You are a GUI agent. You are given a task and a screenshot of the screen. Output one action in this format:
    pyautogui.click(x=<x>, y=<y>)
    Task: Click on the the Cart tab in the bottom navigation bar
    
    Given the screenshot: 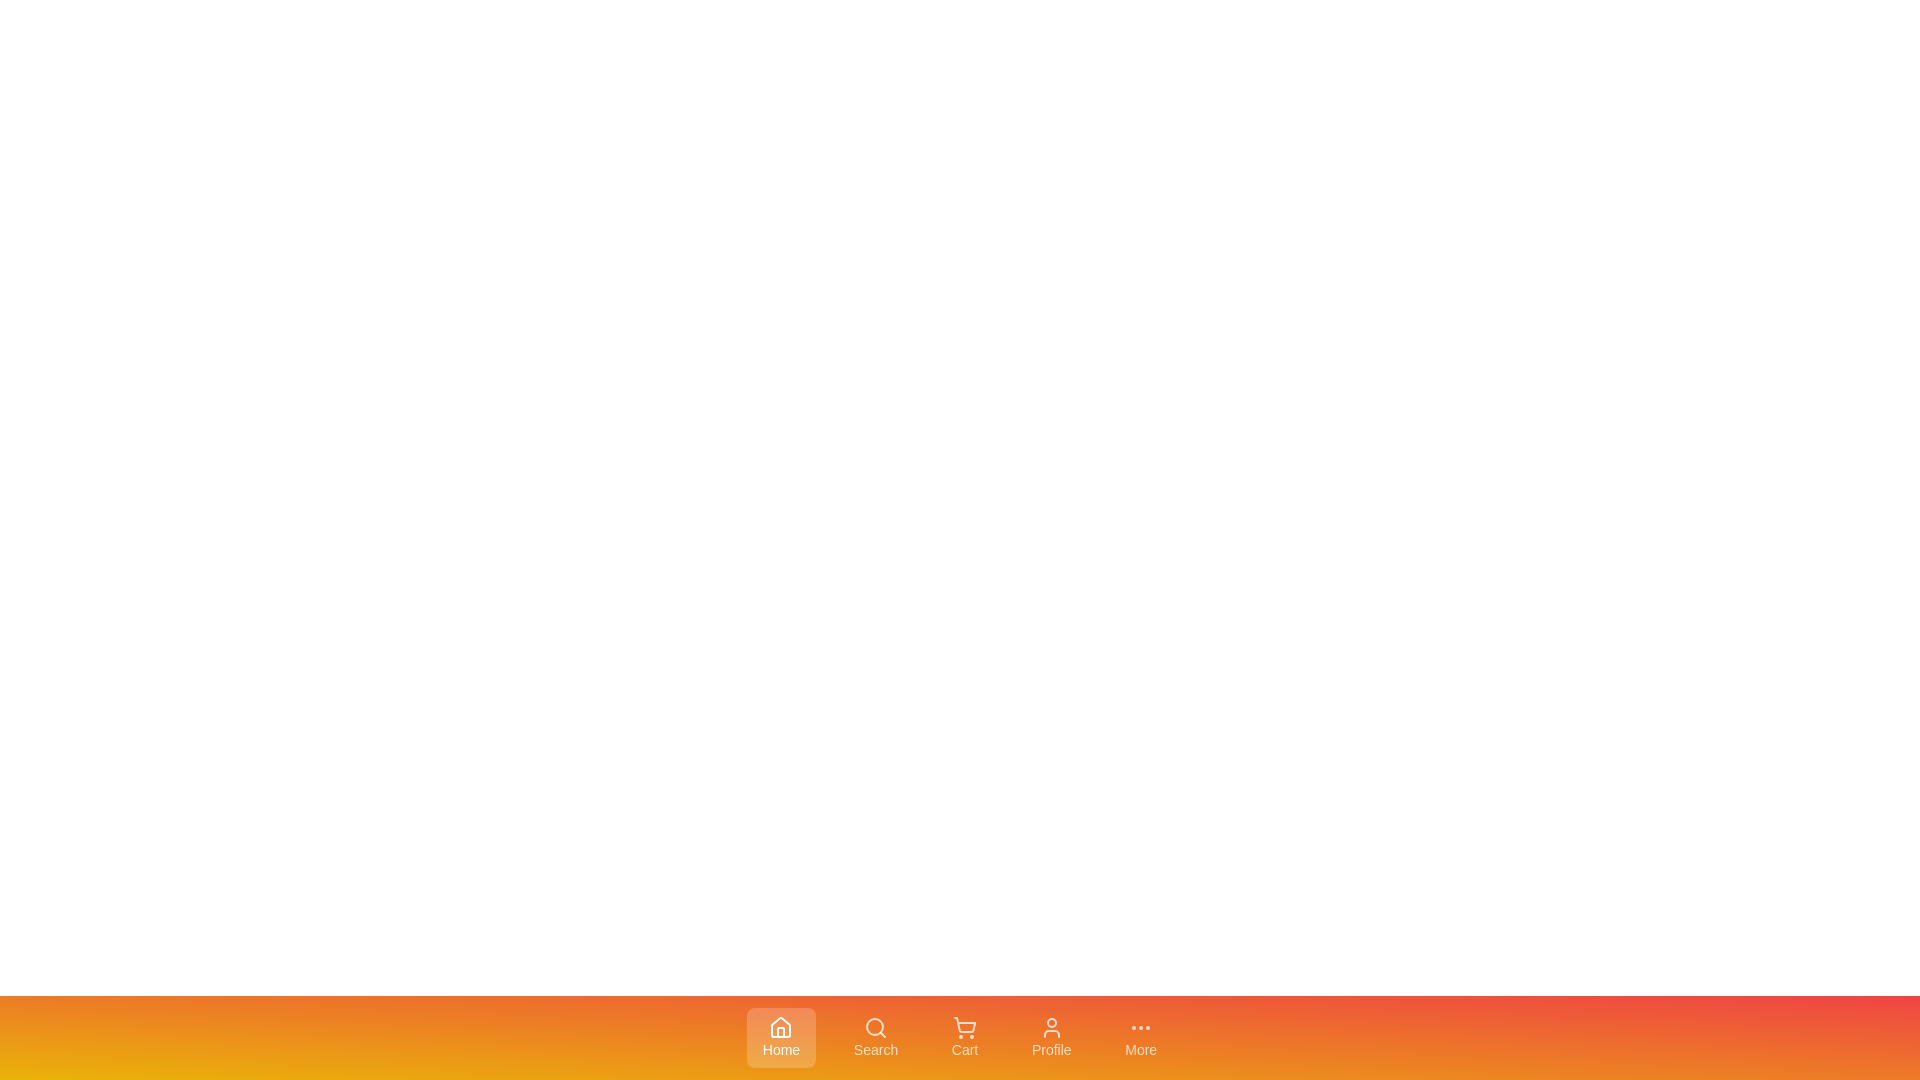 What is the action you would take?
    pyautogui.click(x=964, y=1036)
    